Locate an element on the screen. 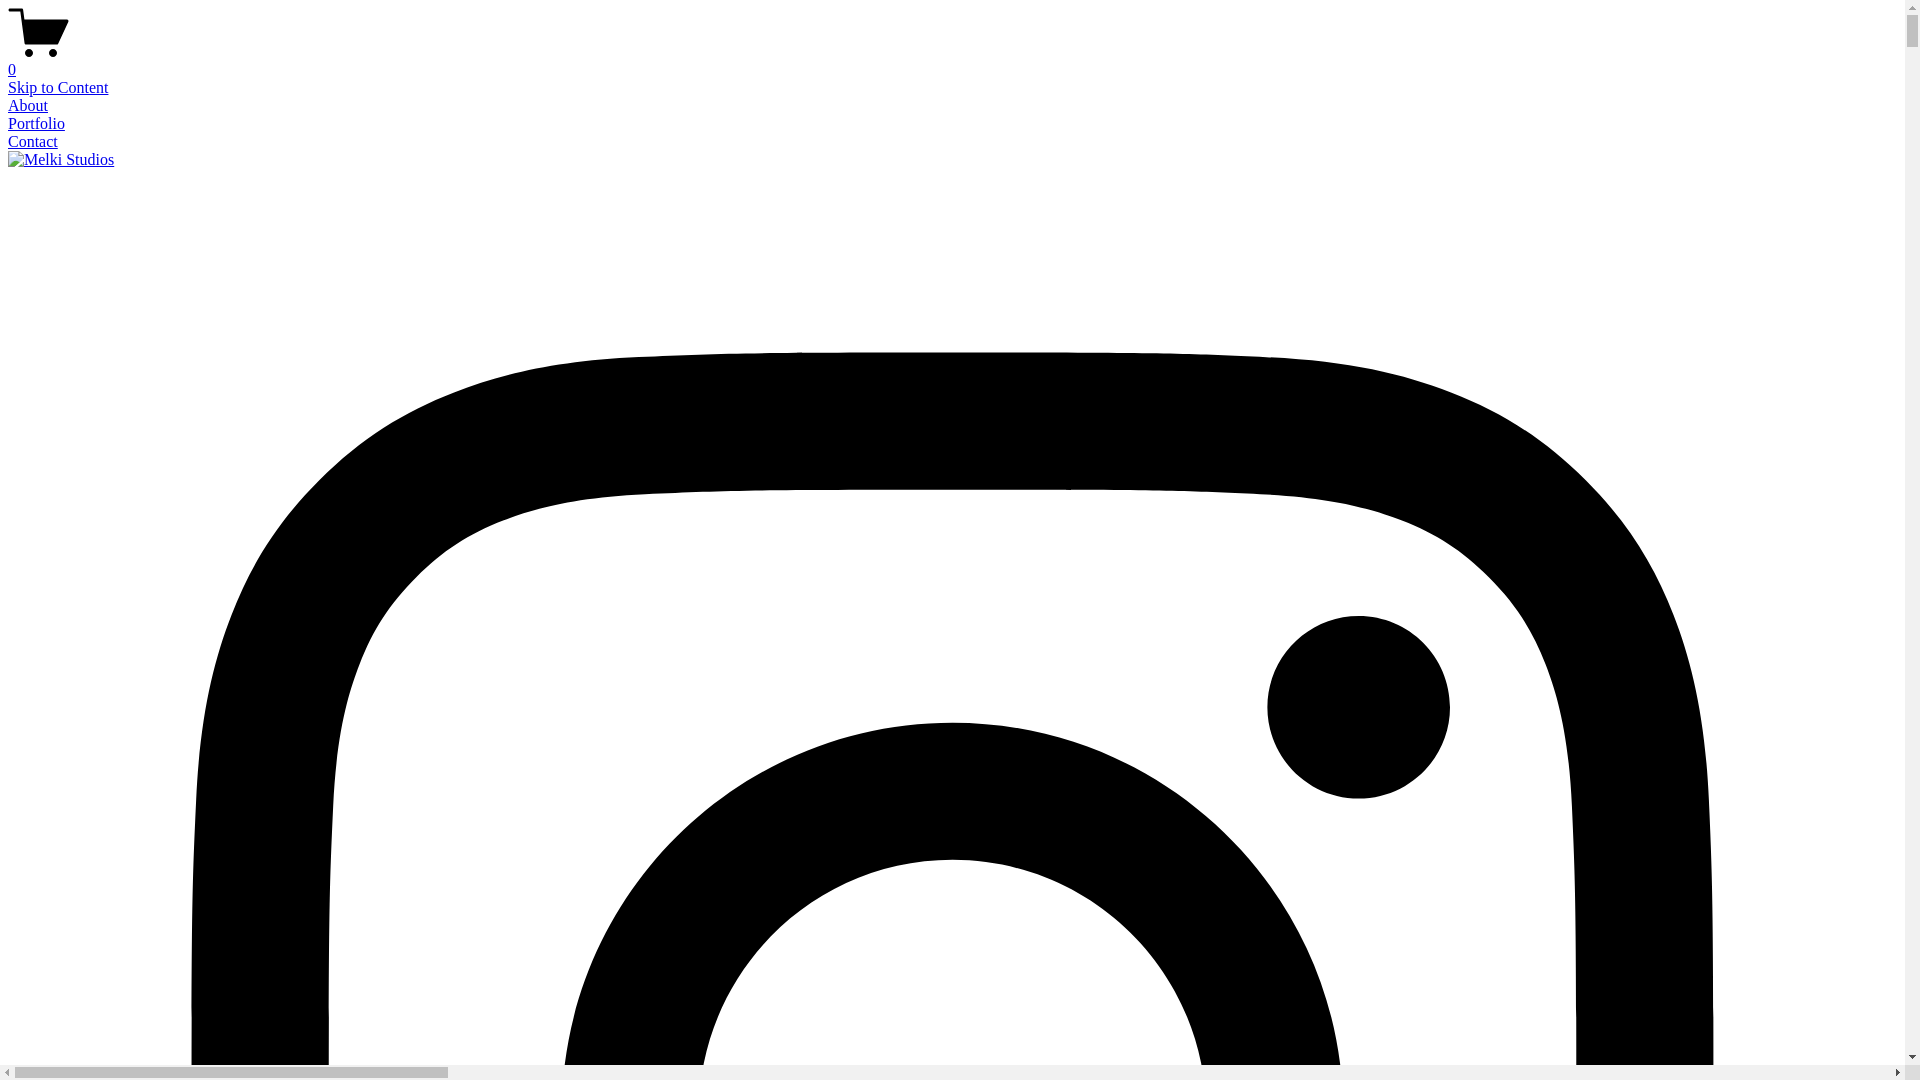 The height and width of the screenshot is (1080, 1920). 'Portfolio' is located at coordinates (36, 123).